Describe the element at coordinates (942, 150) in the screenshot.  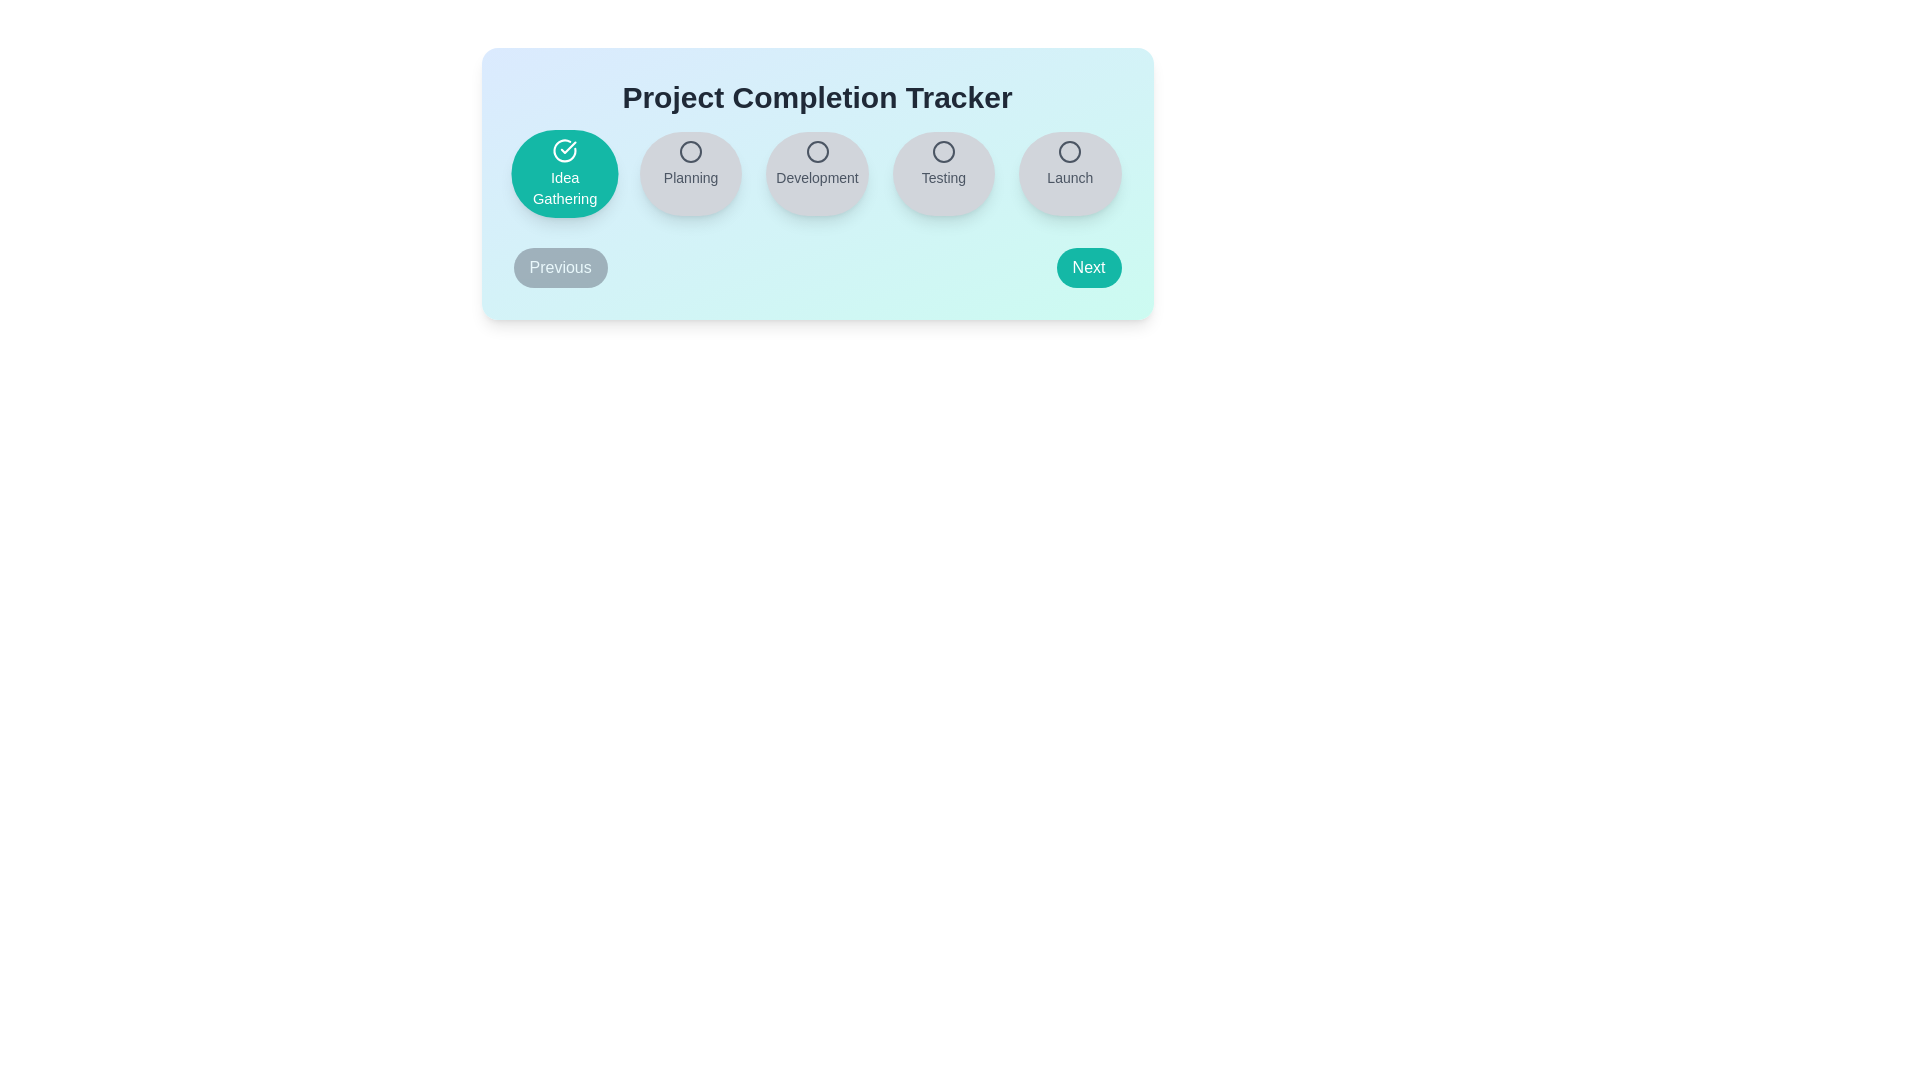
I see `the 'Testing' phase icon in the Project Completion Tracker, which is the fourth circular icon in the sequence` at that location.